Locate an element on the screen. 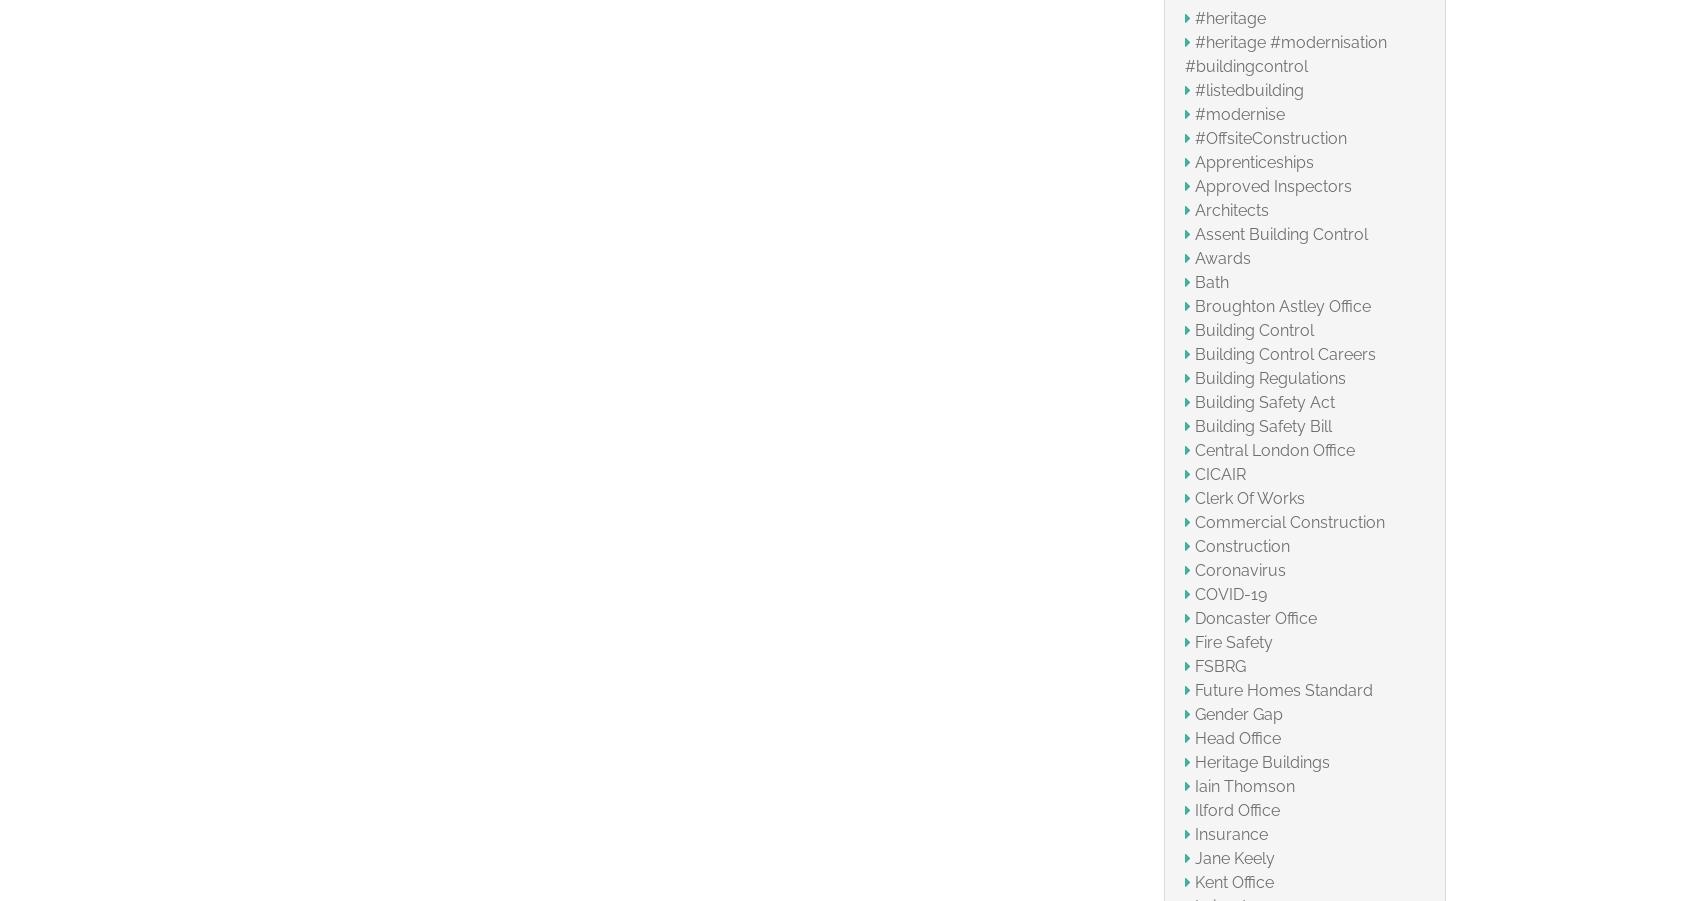 Image resolution: width=1692 pixels, height=901 pixels. 'Building Control Careers' is located at coordinates (1193, 353).